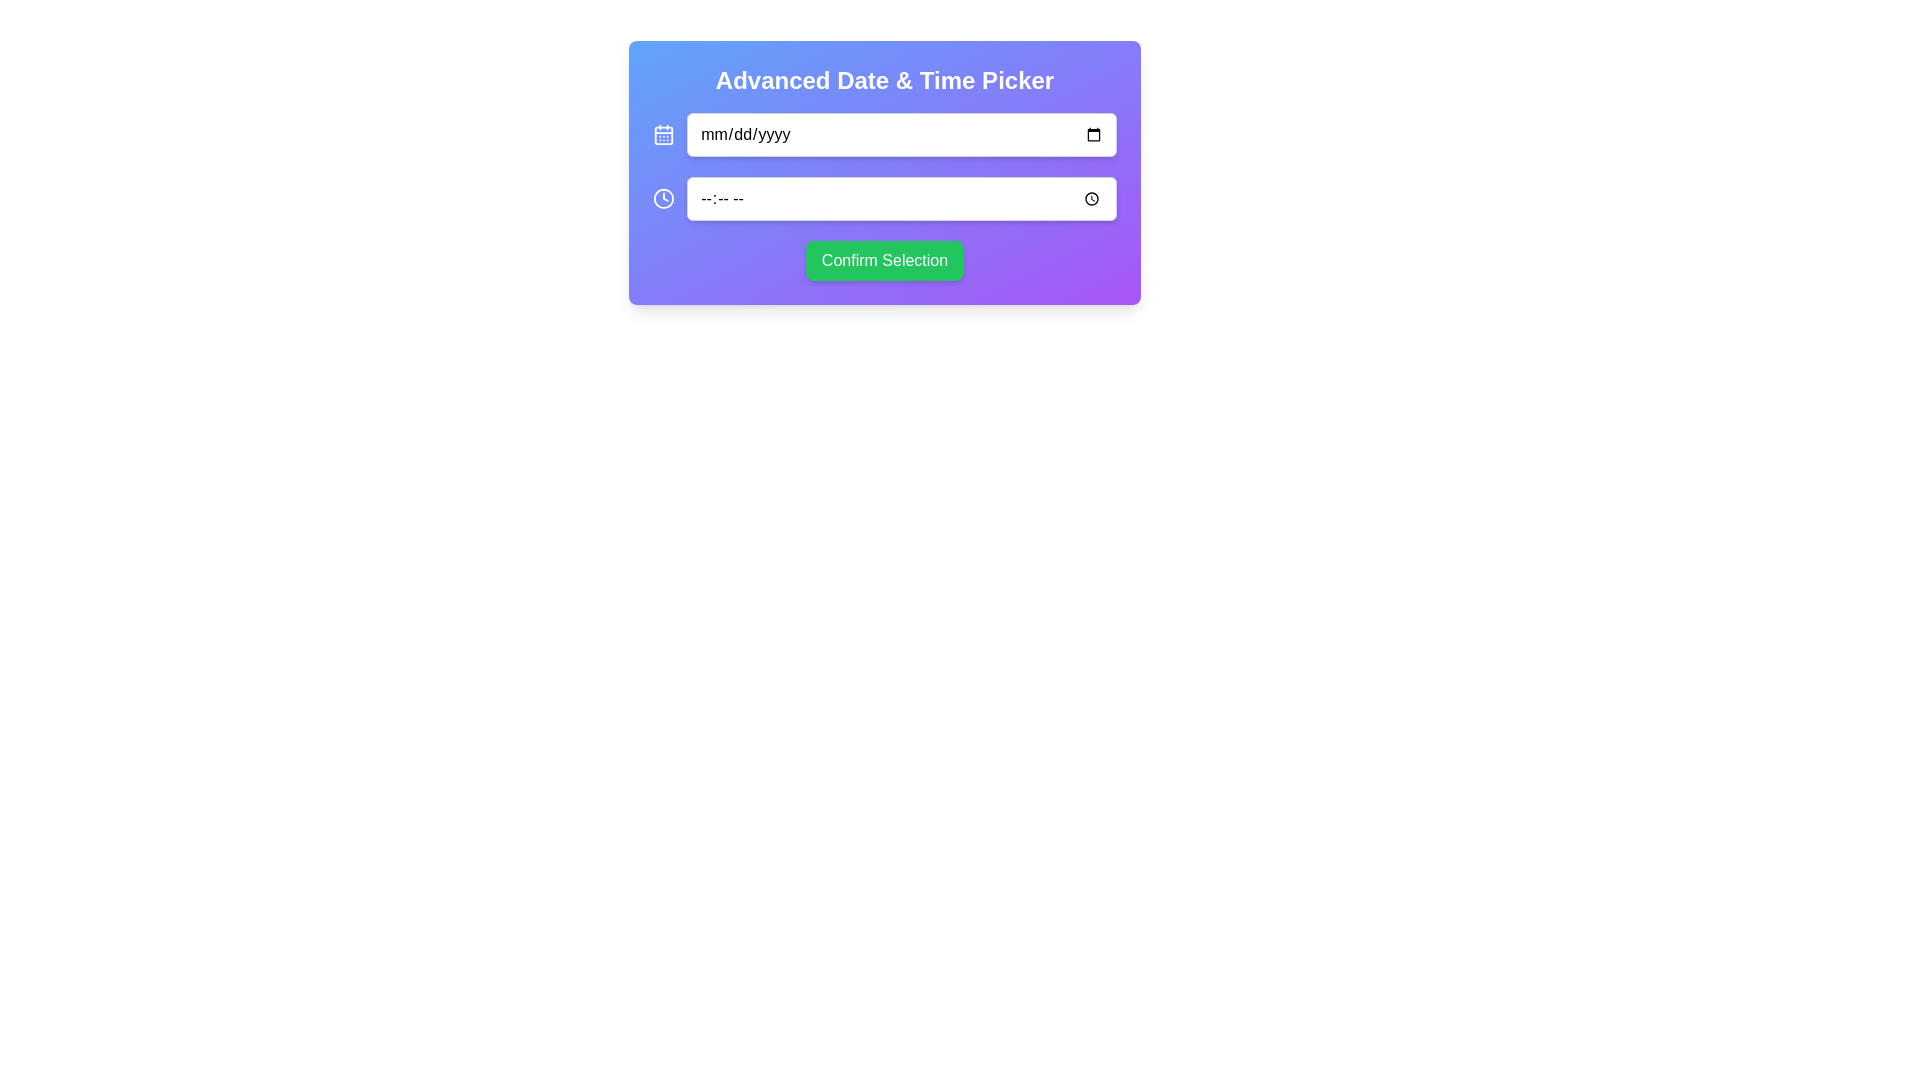 This screenshot has width=1920, height=1080. Describe the element at coordinates (664, 199) in the screenshot. I see `the SVG Circle that is a decorative part of the clock icon, representing time selection functionality, located to the left of the time input field` at that location.